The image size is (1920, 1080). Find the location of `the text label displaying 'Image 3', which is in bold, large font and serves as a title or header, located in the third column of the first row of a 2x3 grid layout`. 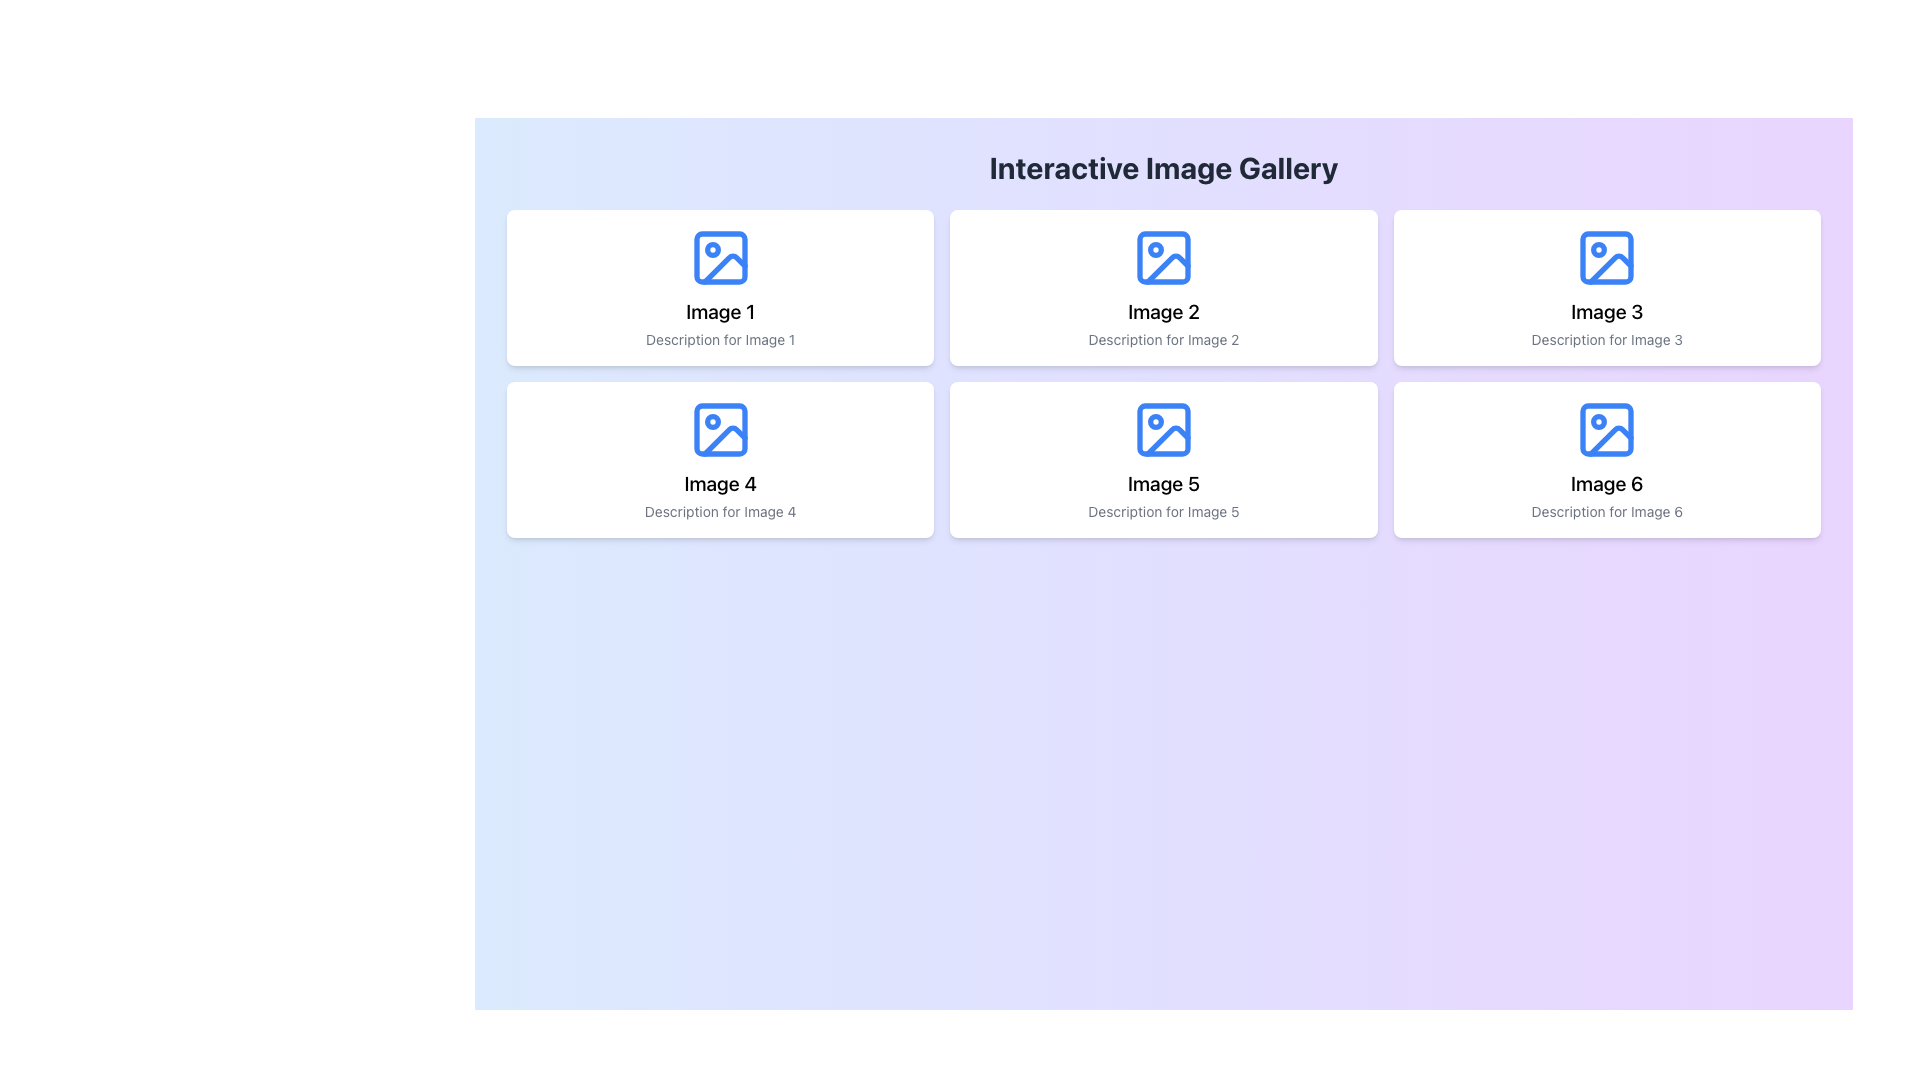

the text label displaying 'Image 3', which is in bold, large font and serves as a title or header, located in the third column of the first row of a 2x3 grid layout is located at coordinates (1607, 312).